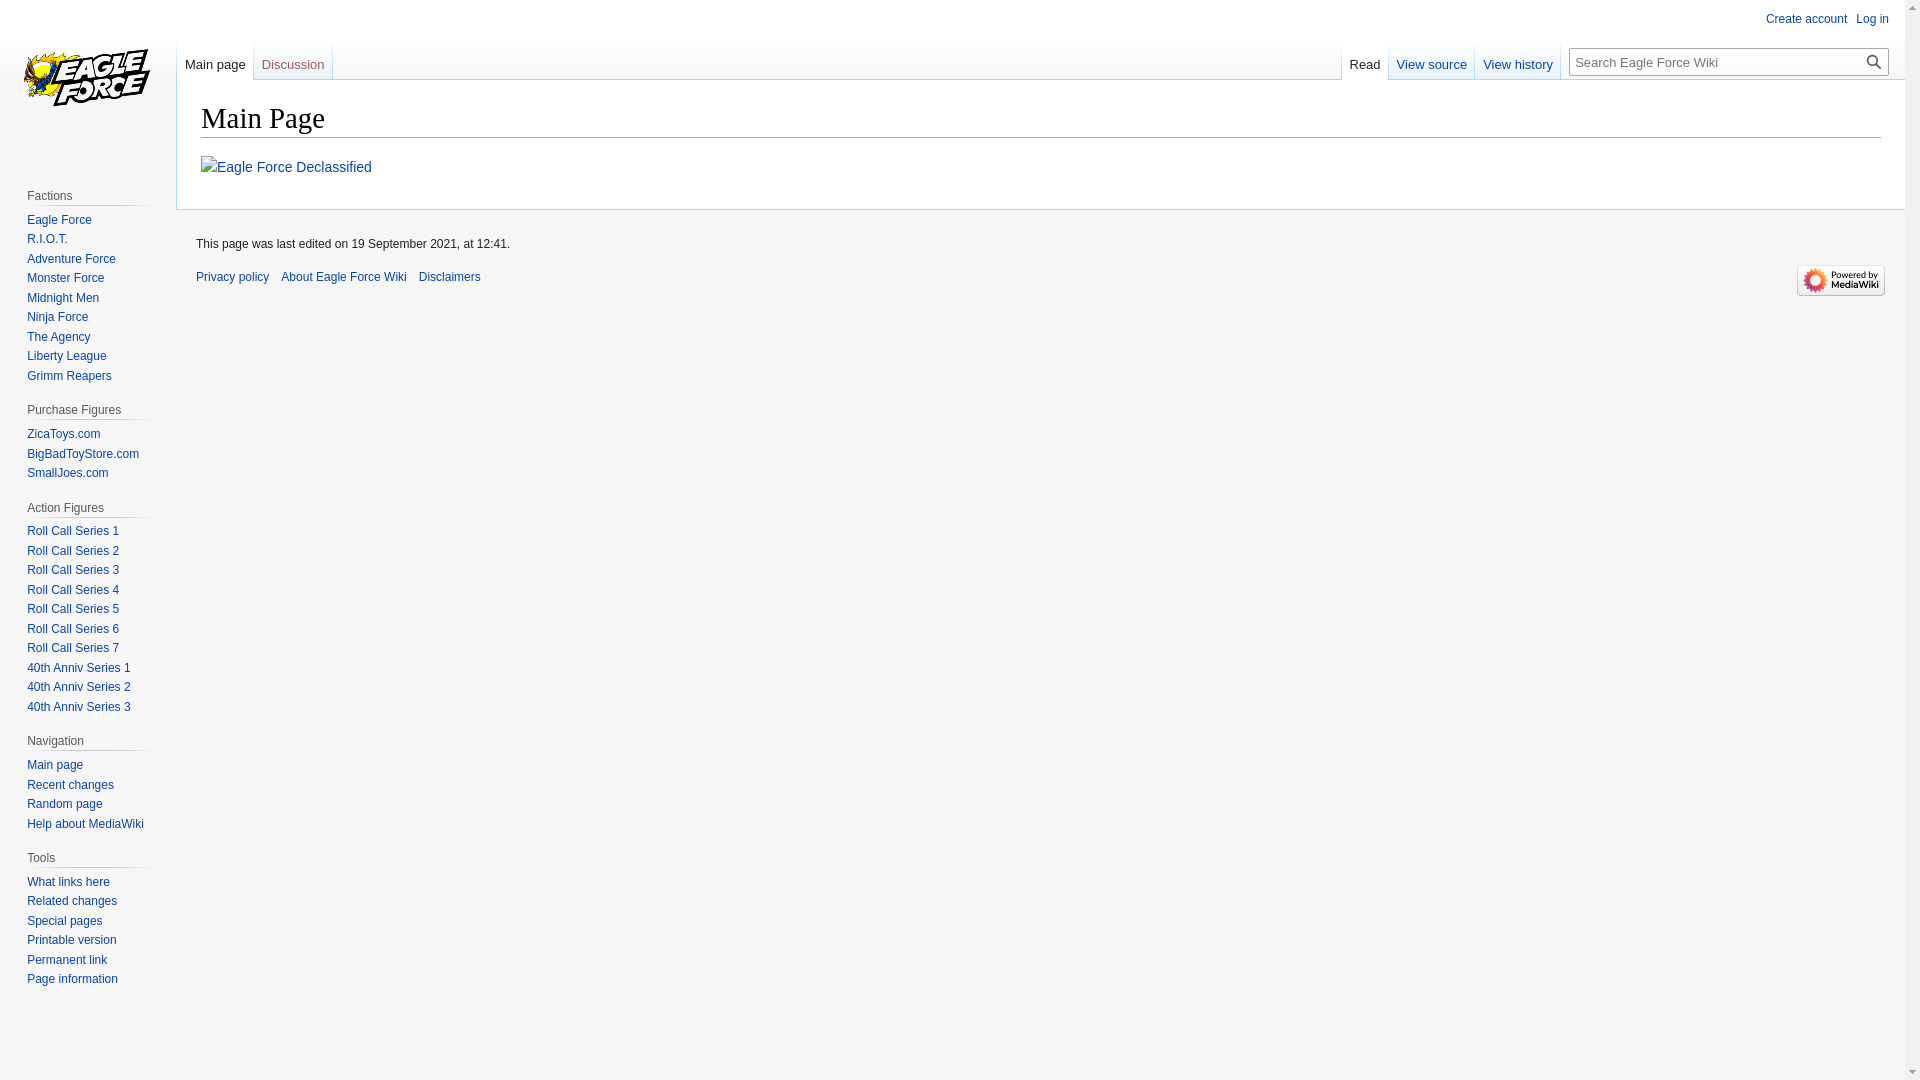 Image resolution: width=1920 pixels, height=1080 pixels. What do you see at coordinates (1872, 60) in the screenshot?
I see `'Search the pages for this text'` at bounding box center [1872, 60].